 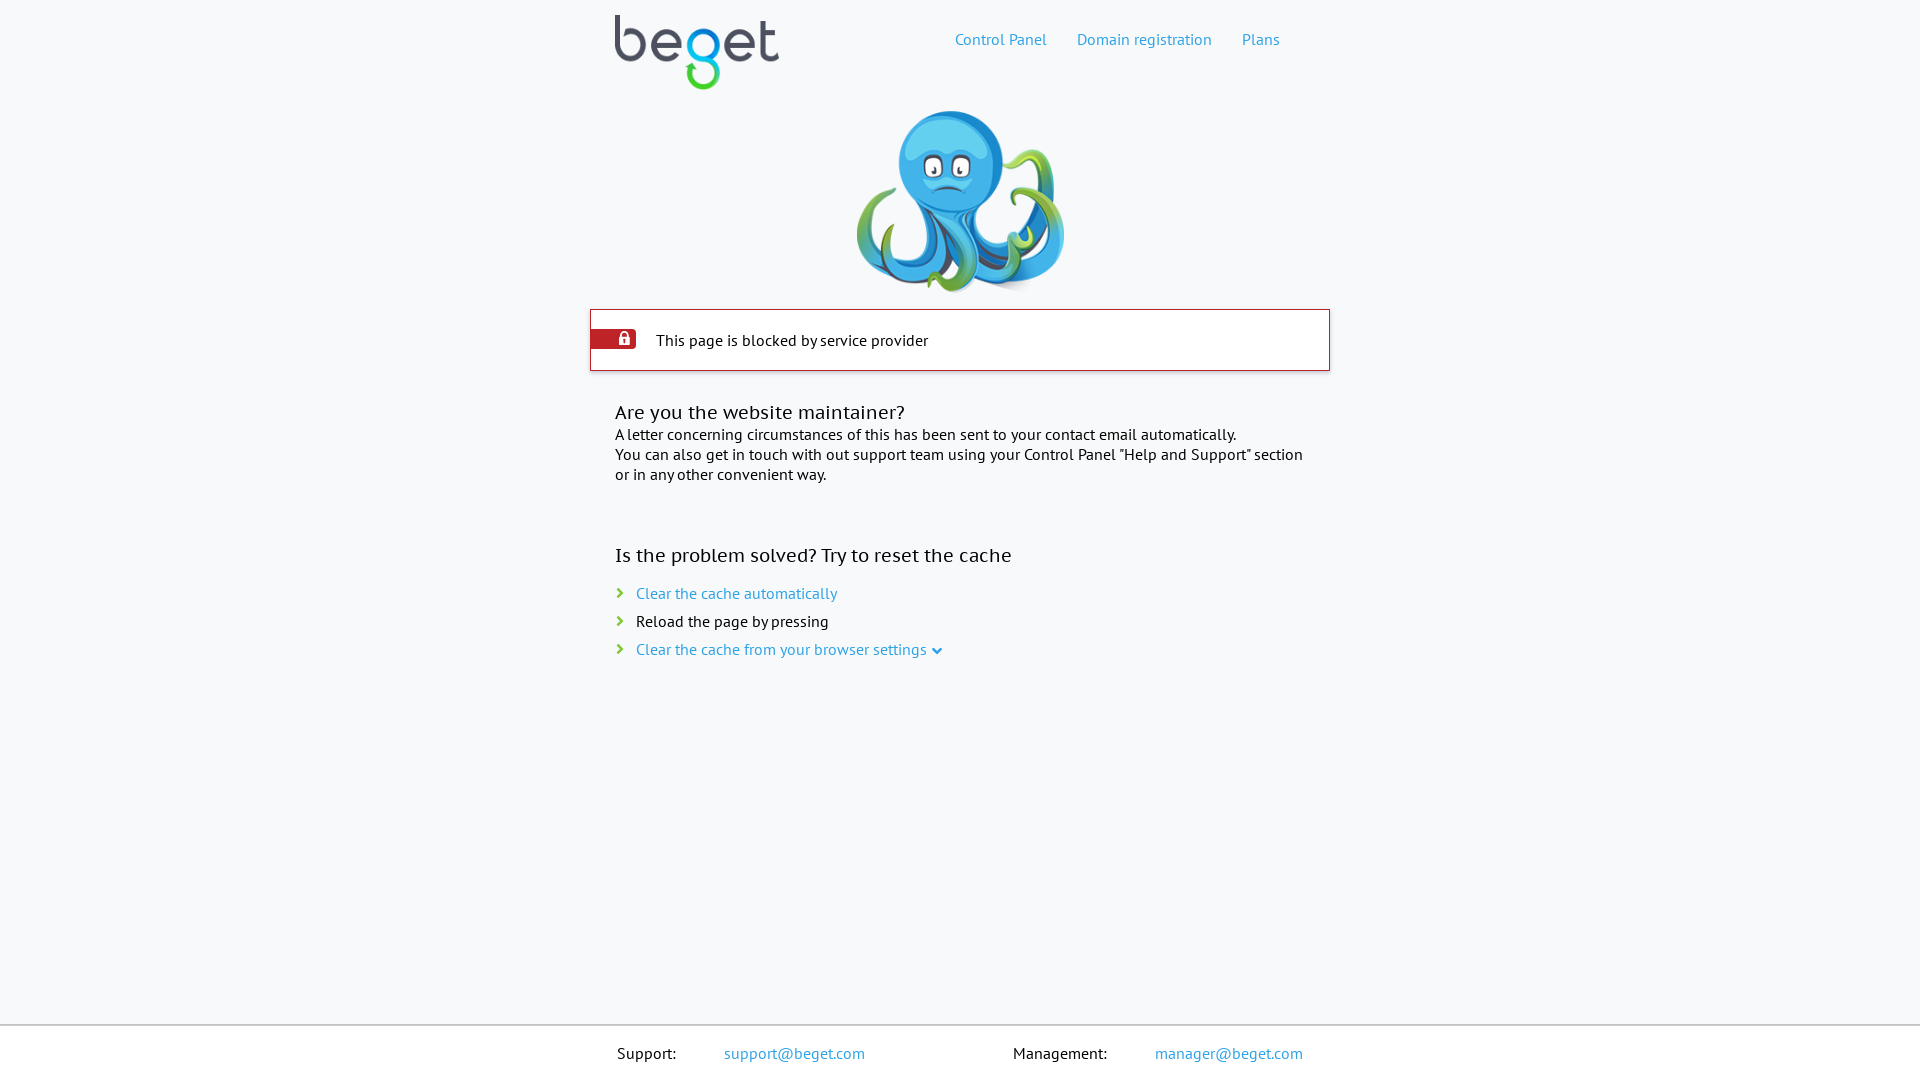 I want to click on 'Clear the cache from your browser settings', so click(x=780, y=648).